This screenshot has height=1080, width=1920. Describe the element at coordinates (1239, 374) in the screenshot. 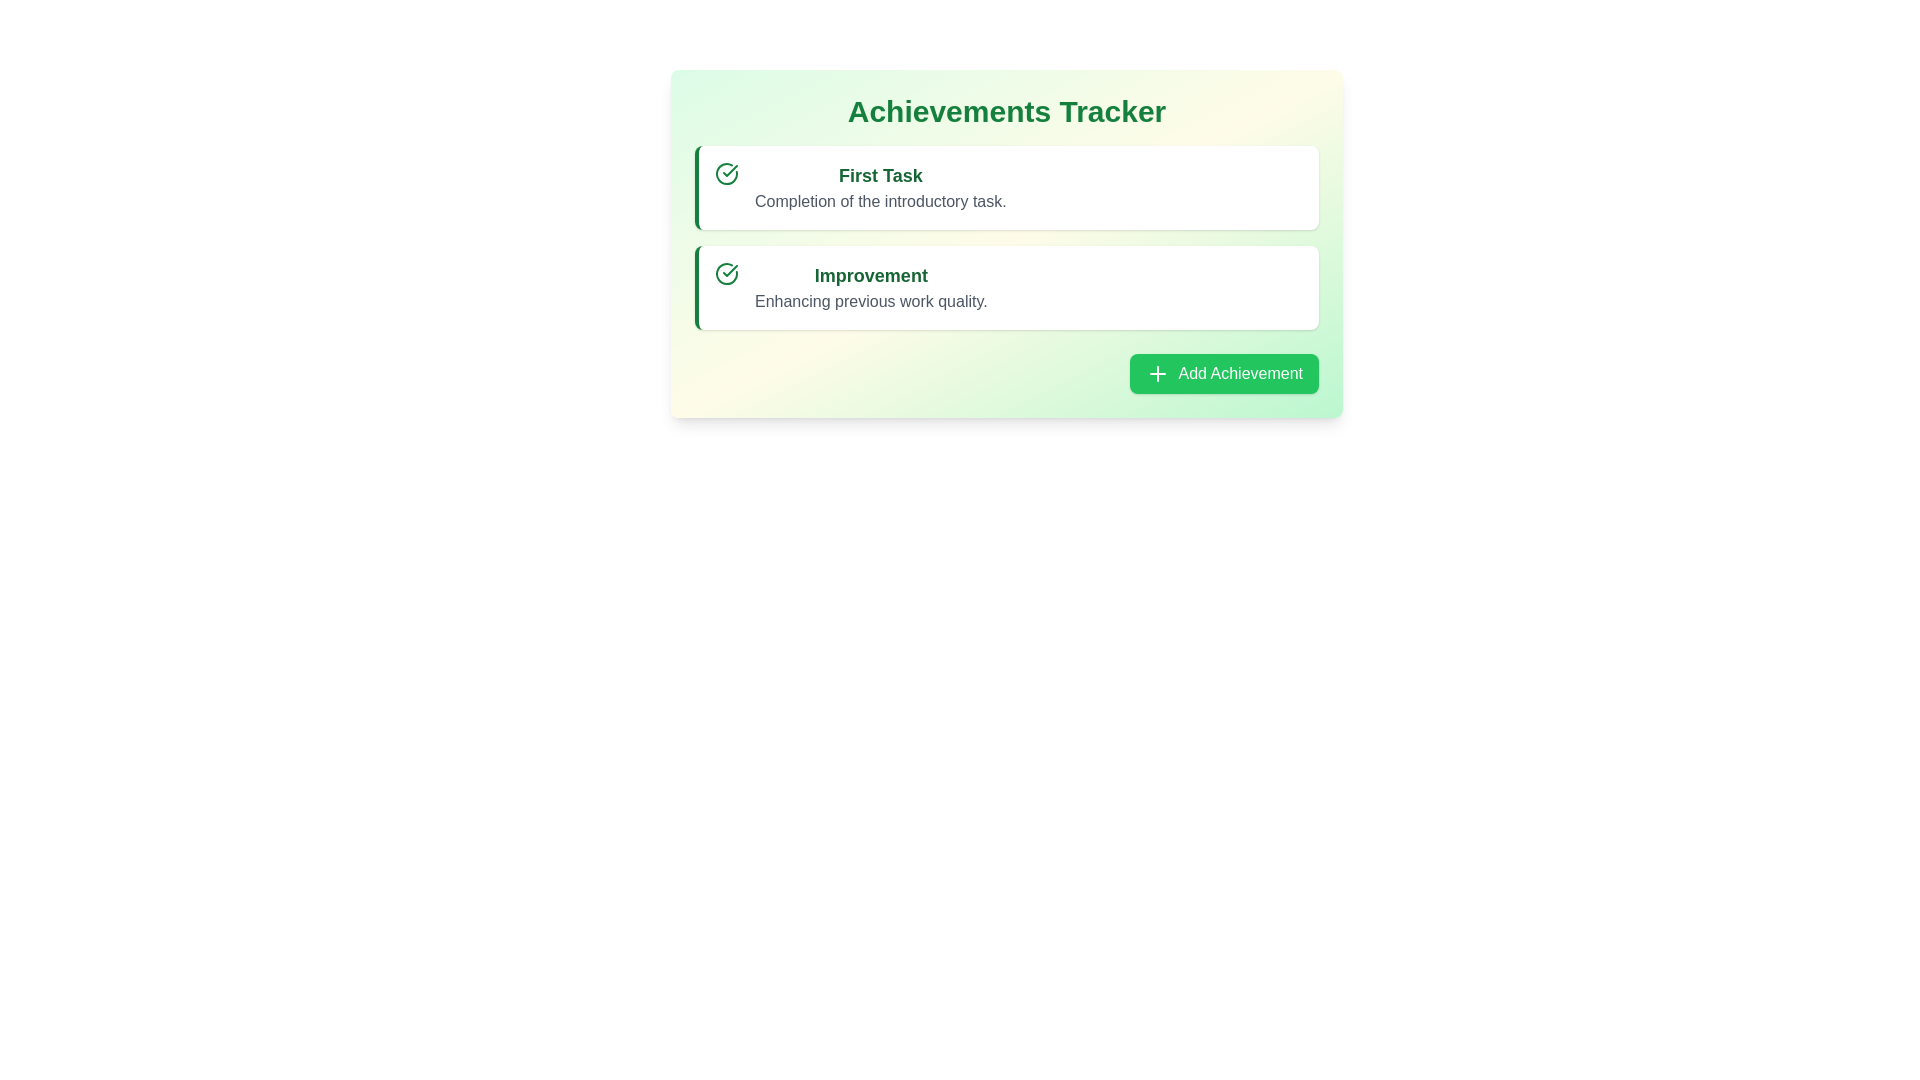

I see `the descriptive text within the button that adds a new achievement entry, located at the bottom-right of the central card, to the immediate right of a 'plus' icon` at that location.